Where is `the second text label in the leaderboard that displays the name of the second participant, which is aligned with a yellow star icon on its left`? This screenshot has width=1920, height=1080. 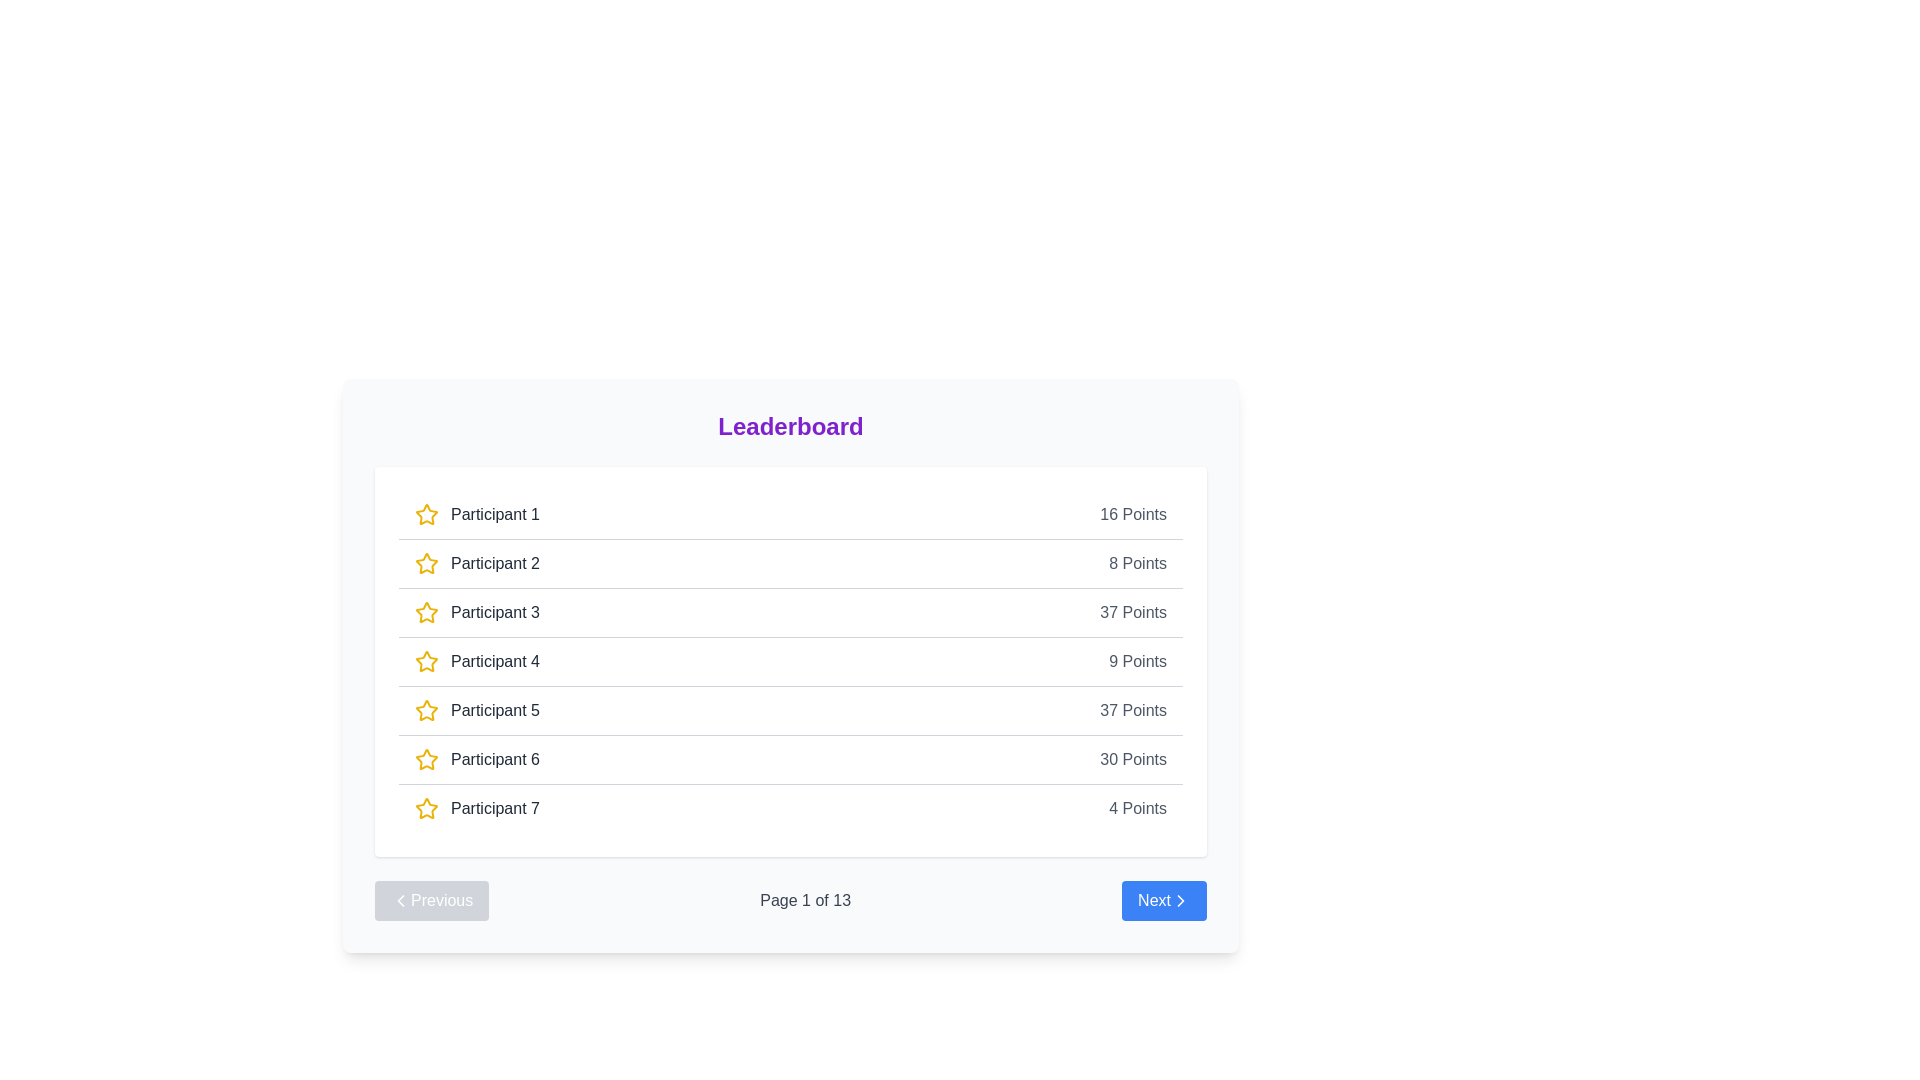
the second text label in the leaderboard that displays the name of the second participant, which is aligned with a yellow star icon on its left is located at coordinates (495, 563).